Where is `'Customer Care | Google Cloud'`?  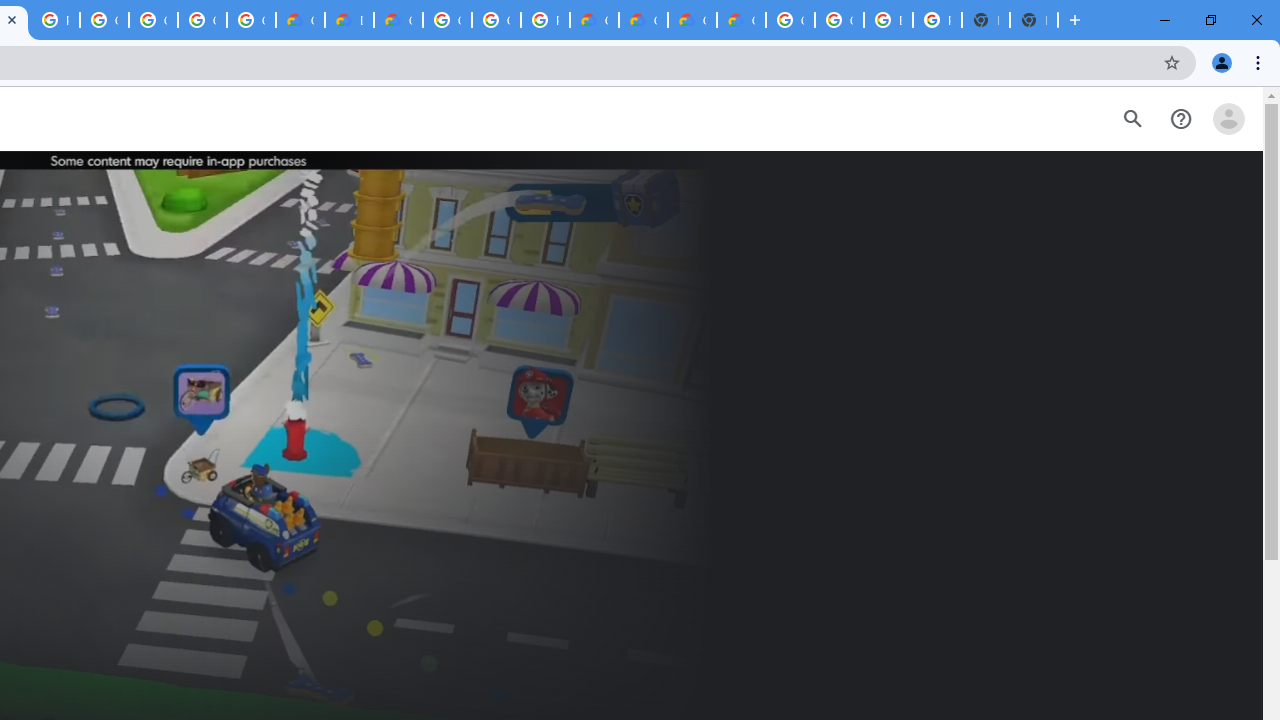 'Customer Care | Google Cloud' is located at coordinates (299, 20).